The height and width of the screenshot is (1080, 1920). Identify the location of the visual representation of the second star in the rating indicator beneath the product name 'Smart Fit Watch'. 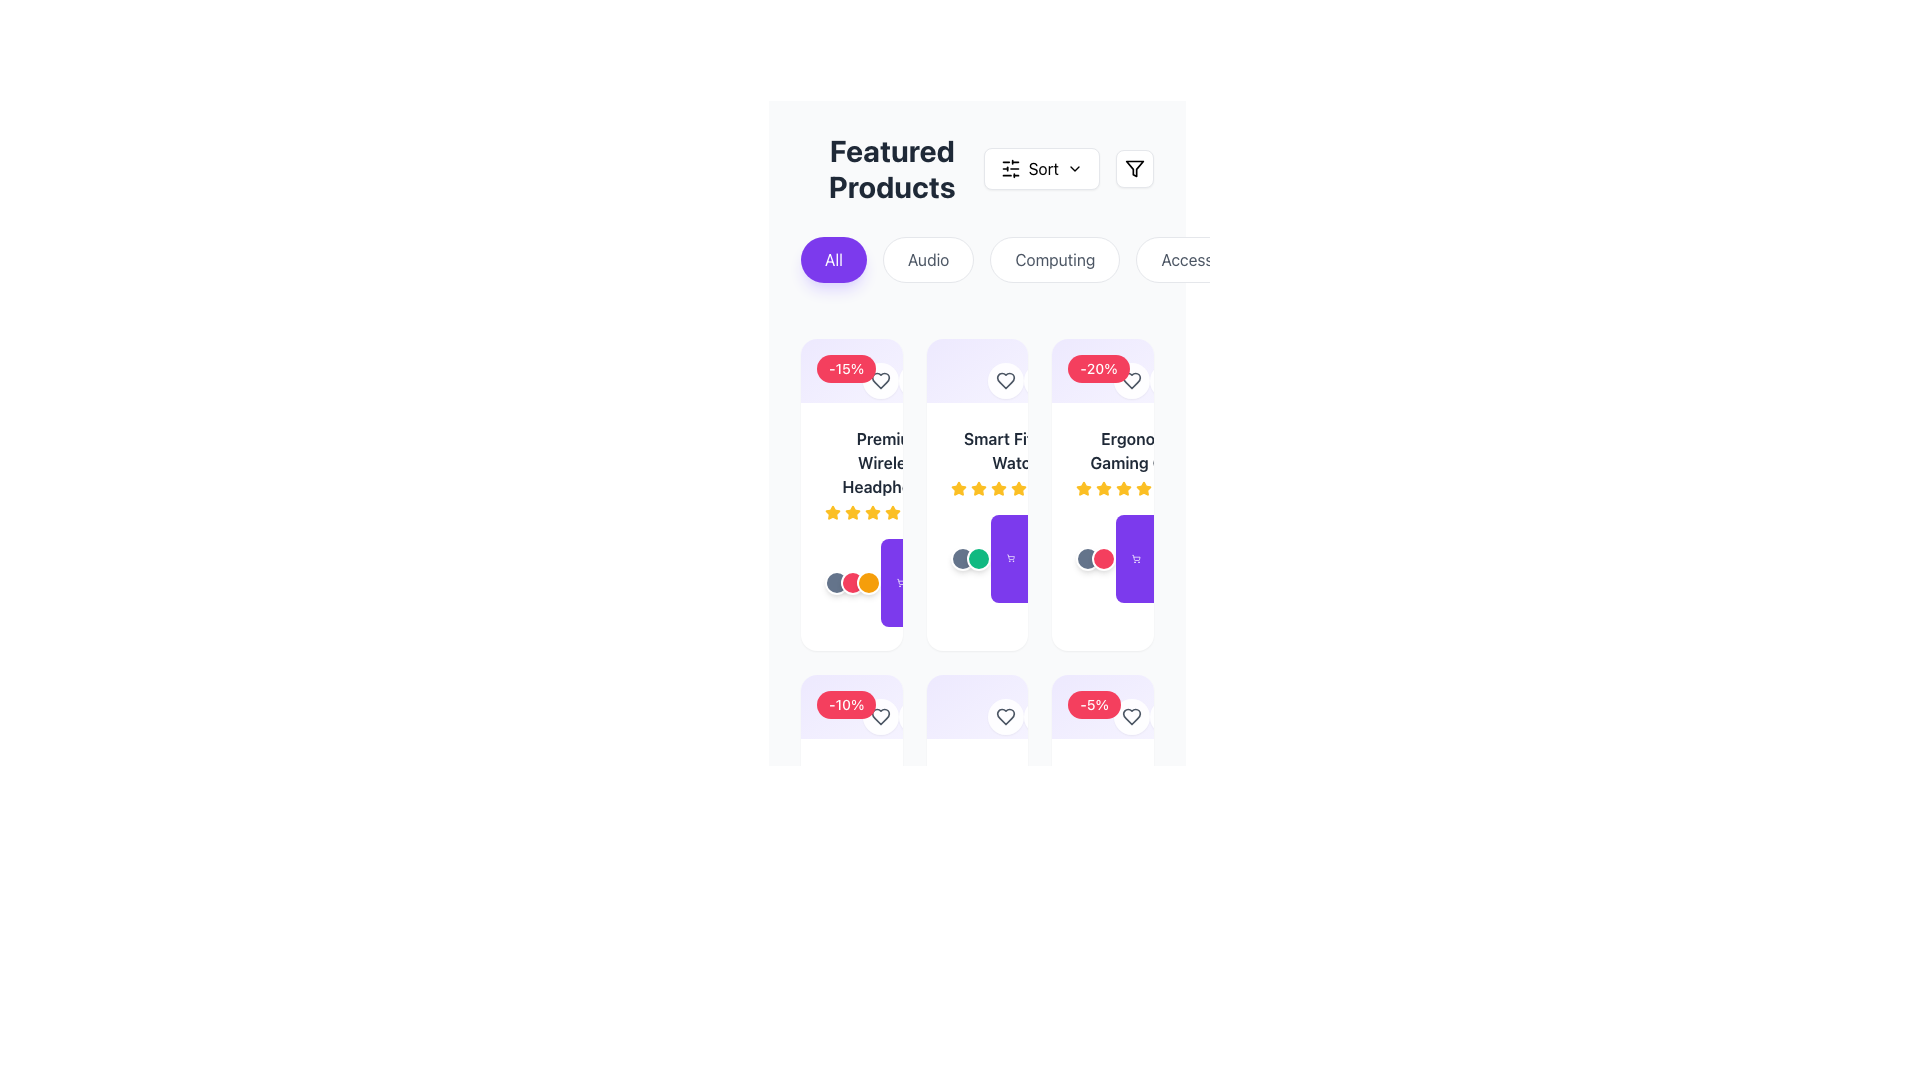
(998, 488).